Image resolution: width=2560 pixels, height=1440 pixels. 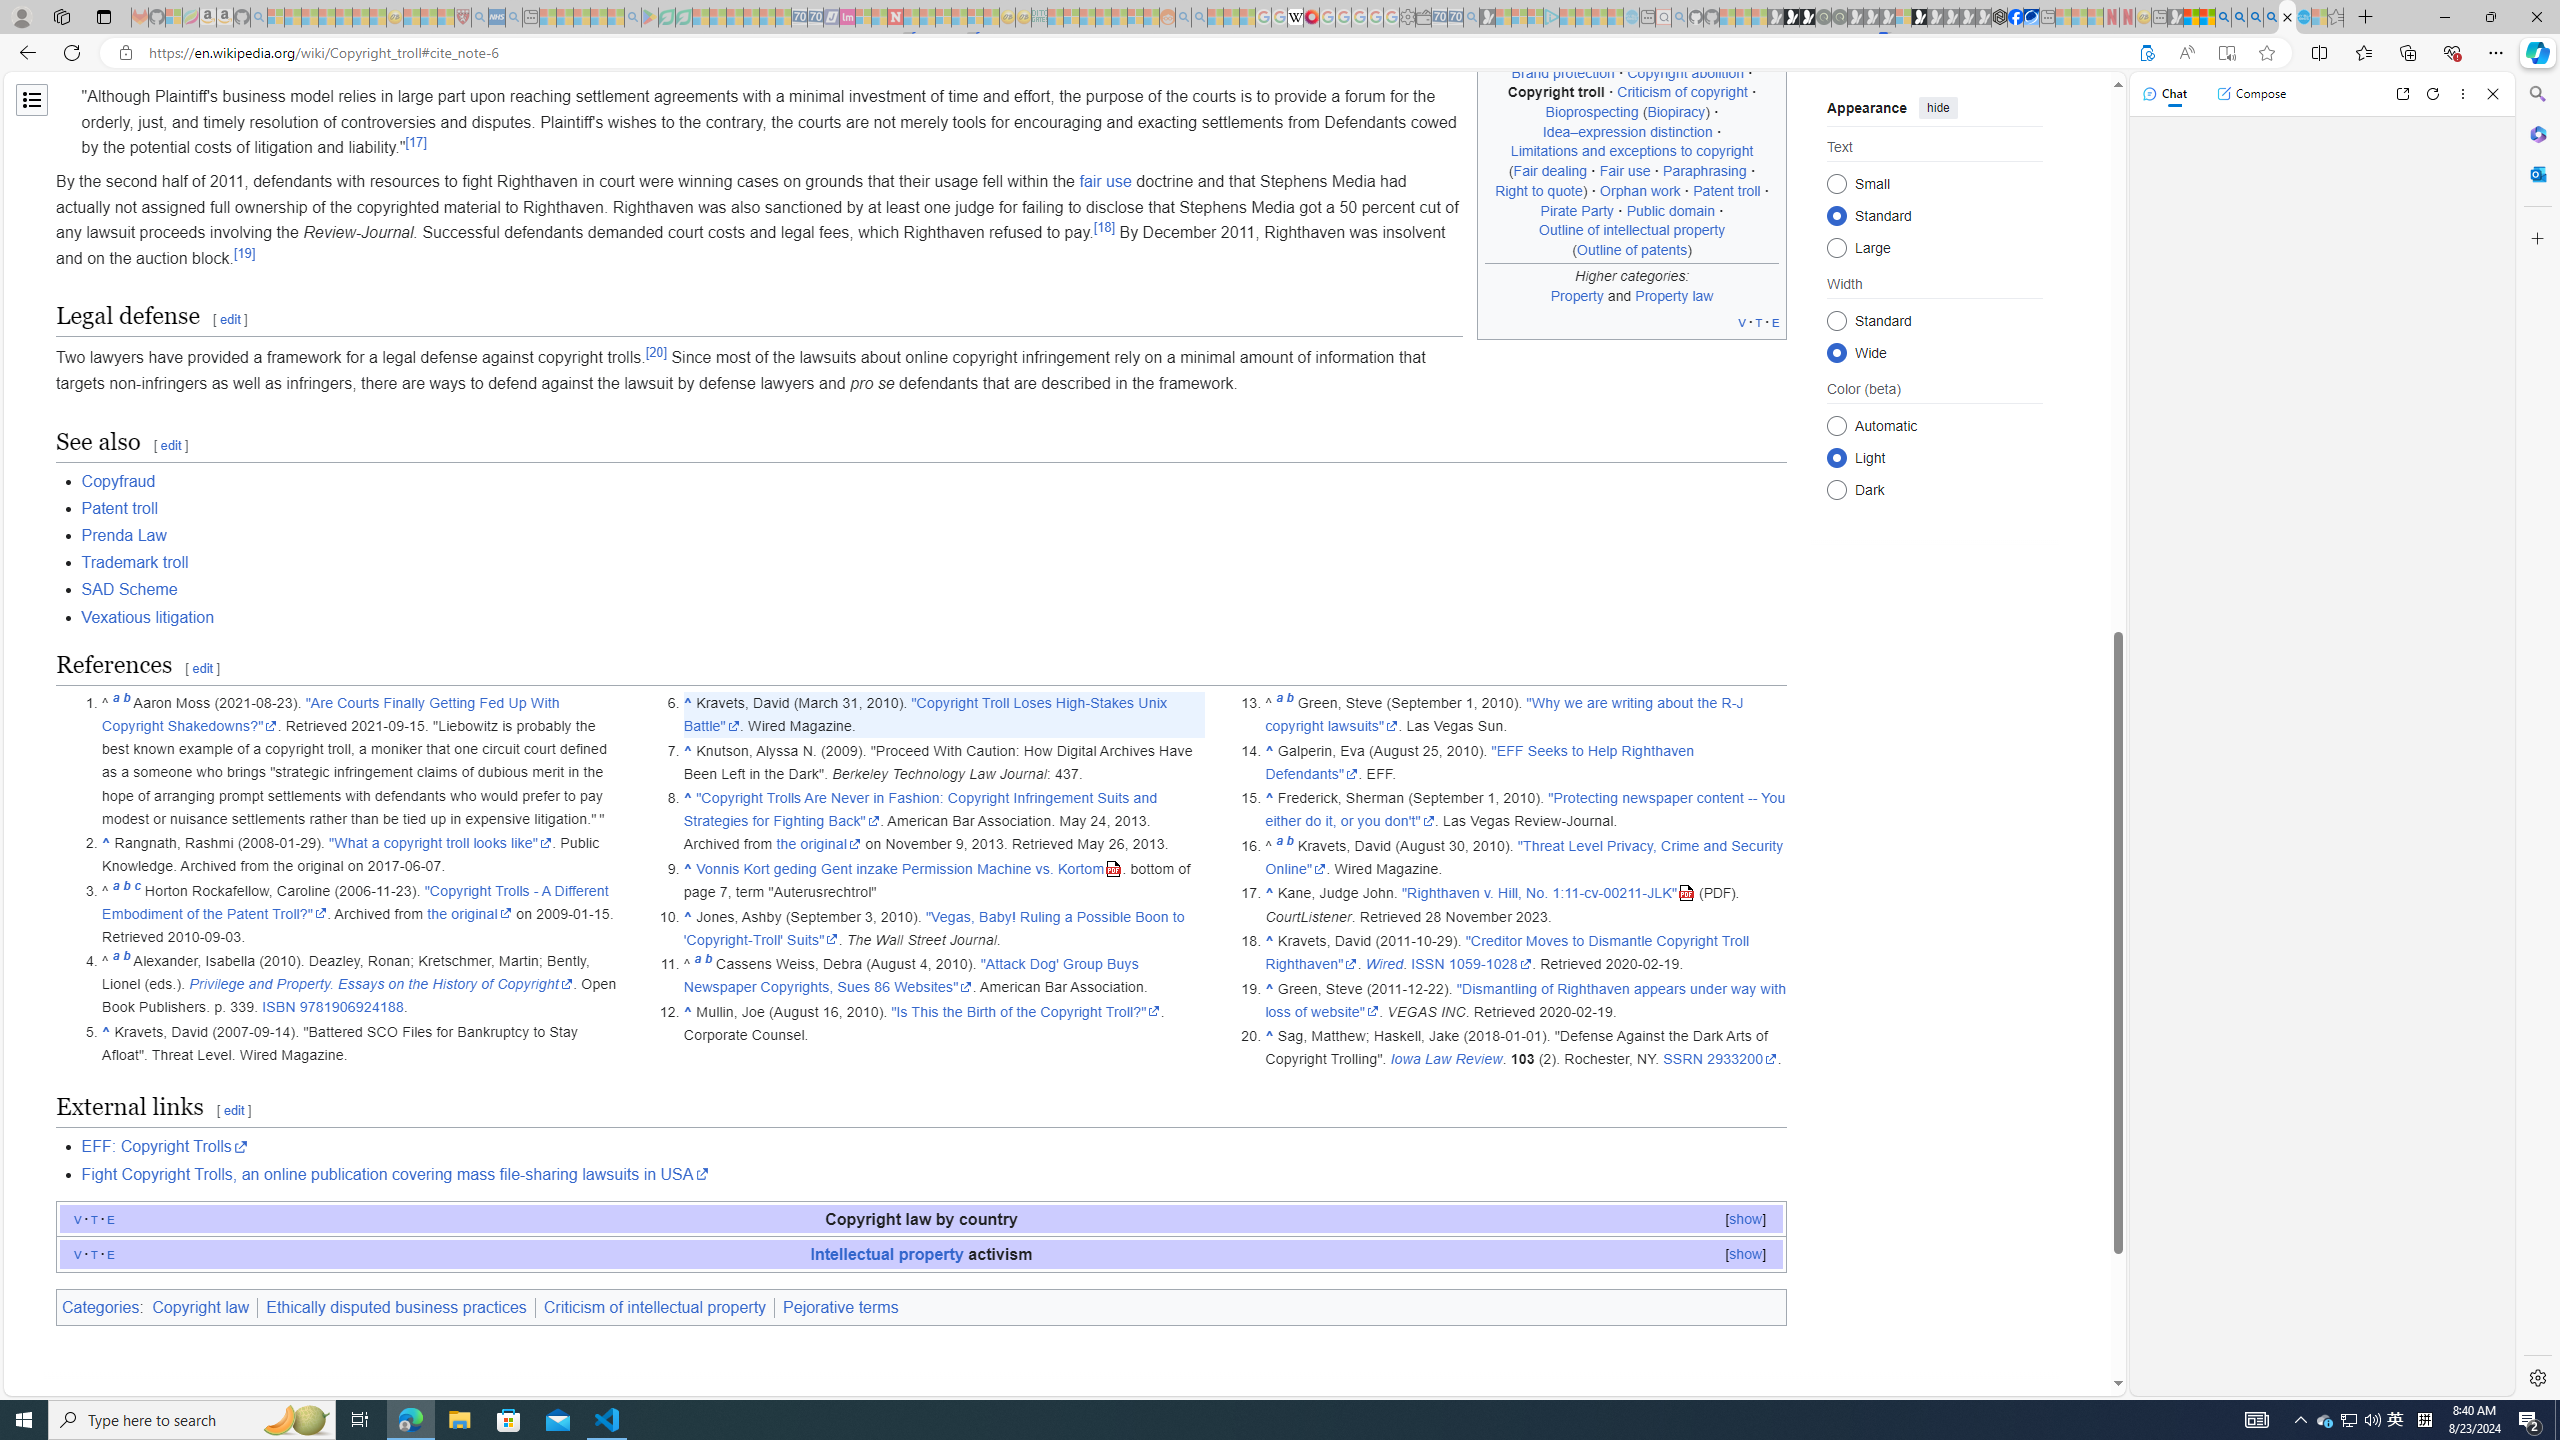 I want to click on 'Back', so click(x=24, y=51).